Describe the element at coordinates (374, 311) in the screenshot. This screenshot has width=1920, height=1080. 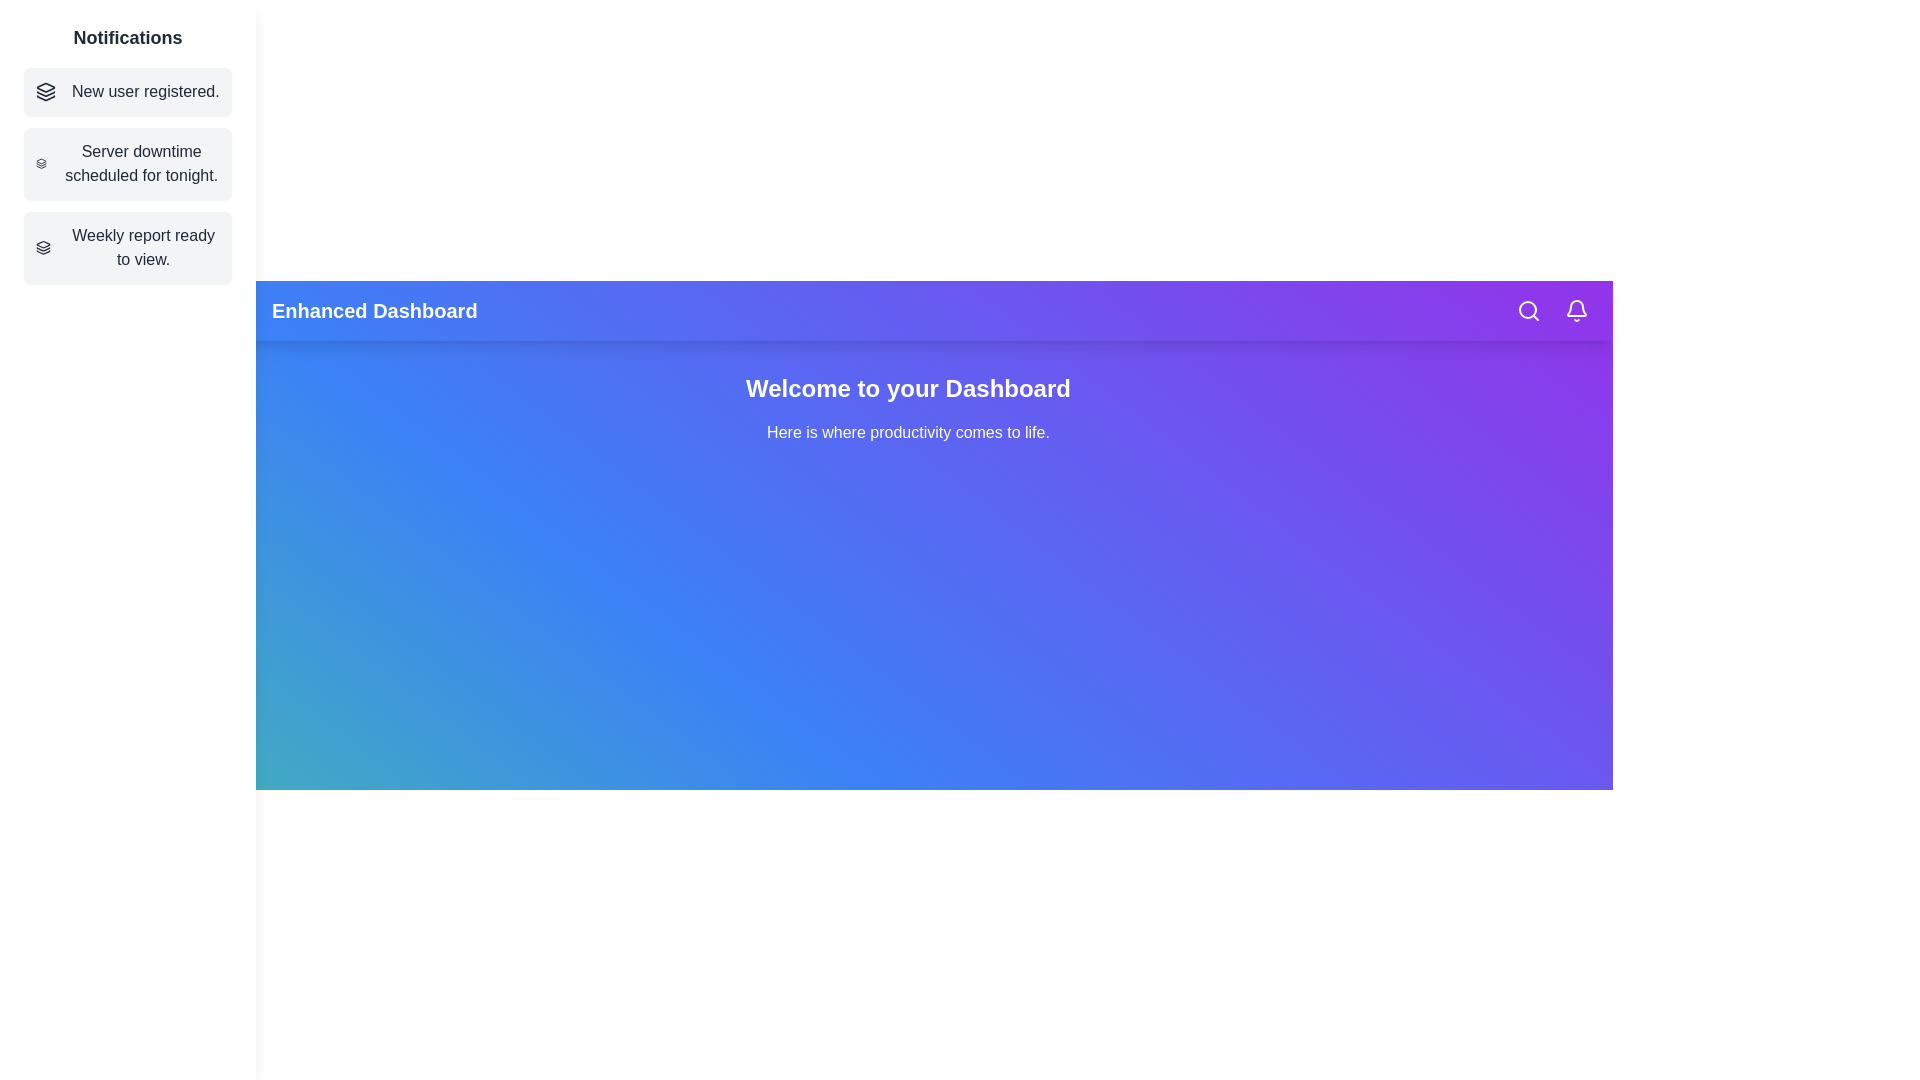
I see `the header text 'Enhanced Dashboard' to interact with it` at that location.